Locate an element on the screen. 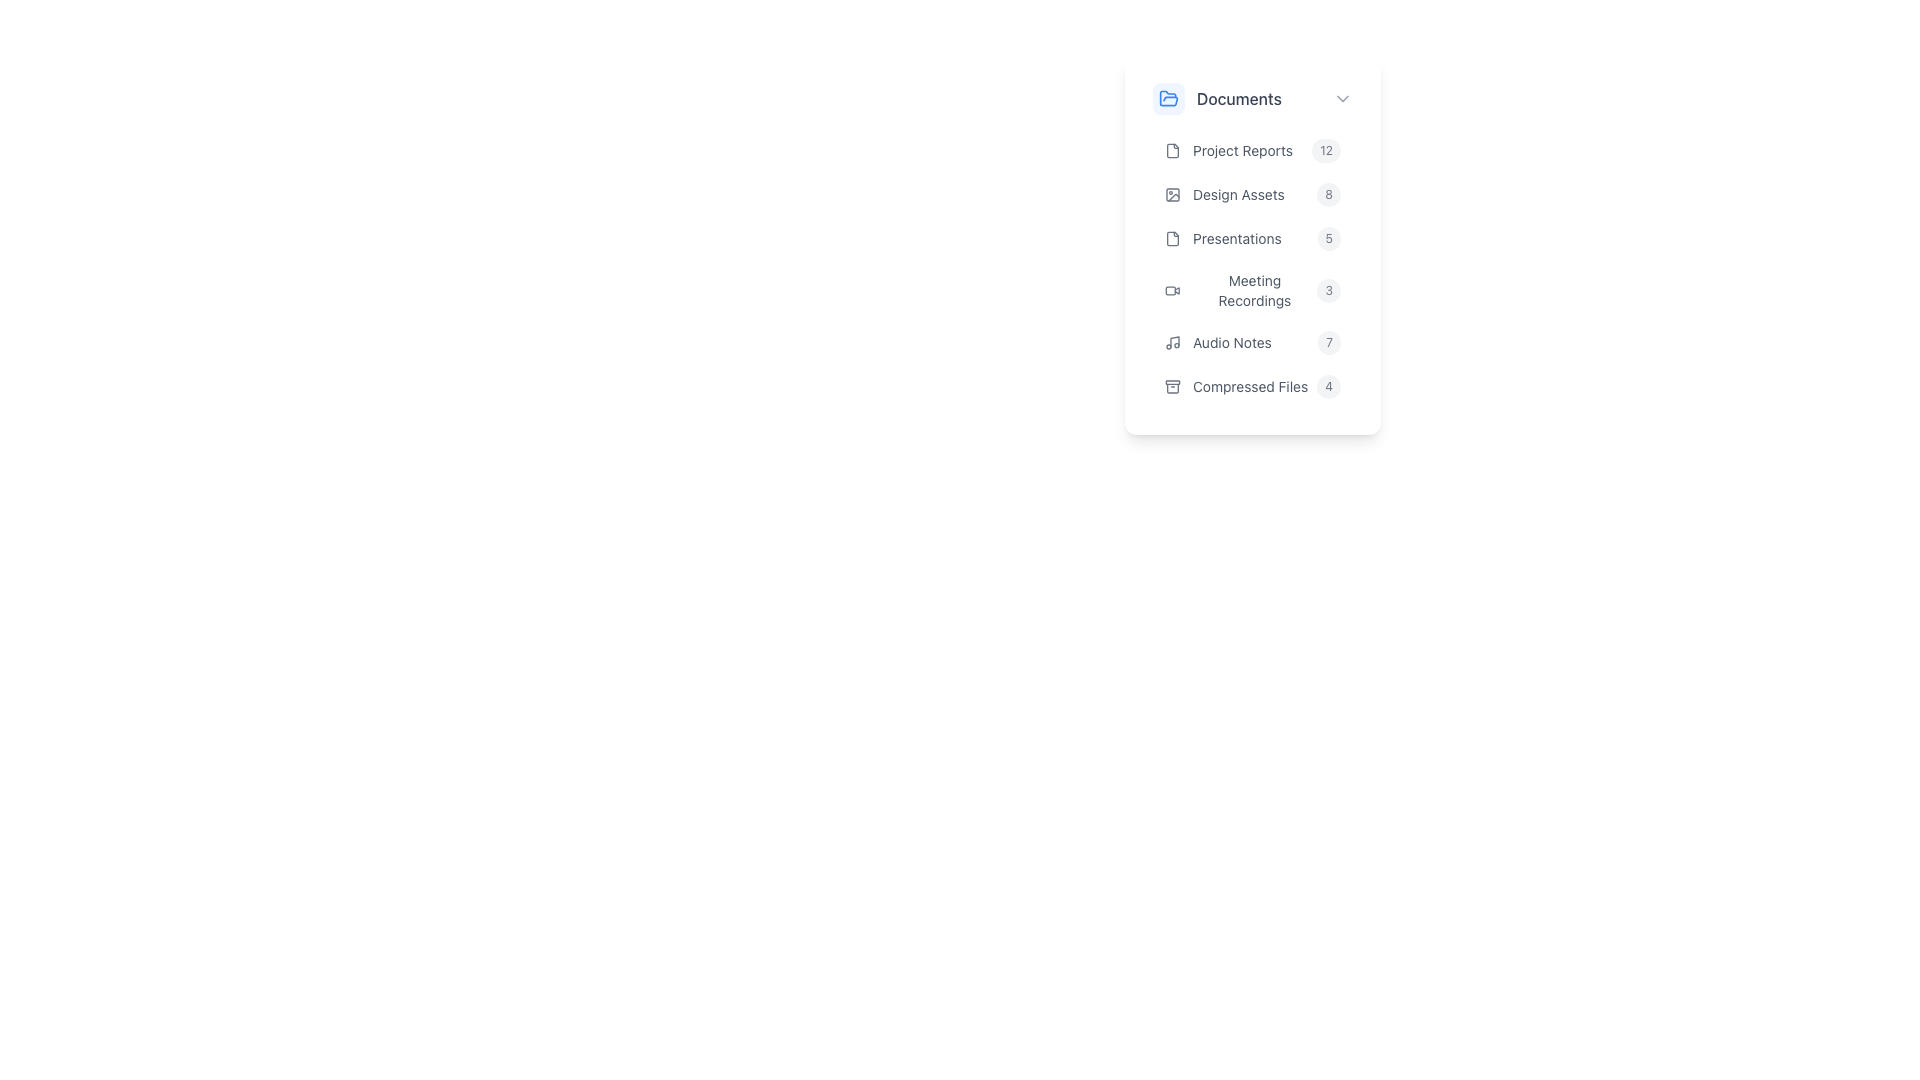  the first list item representing 'Project Reports' in the navigational list is located at coordinates (1251, 149).